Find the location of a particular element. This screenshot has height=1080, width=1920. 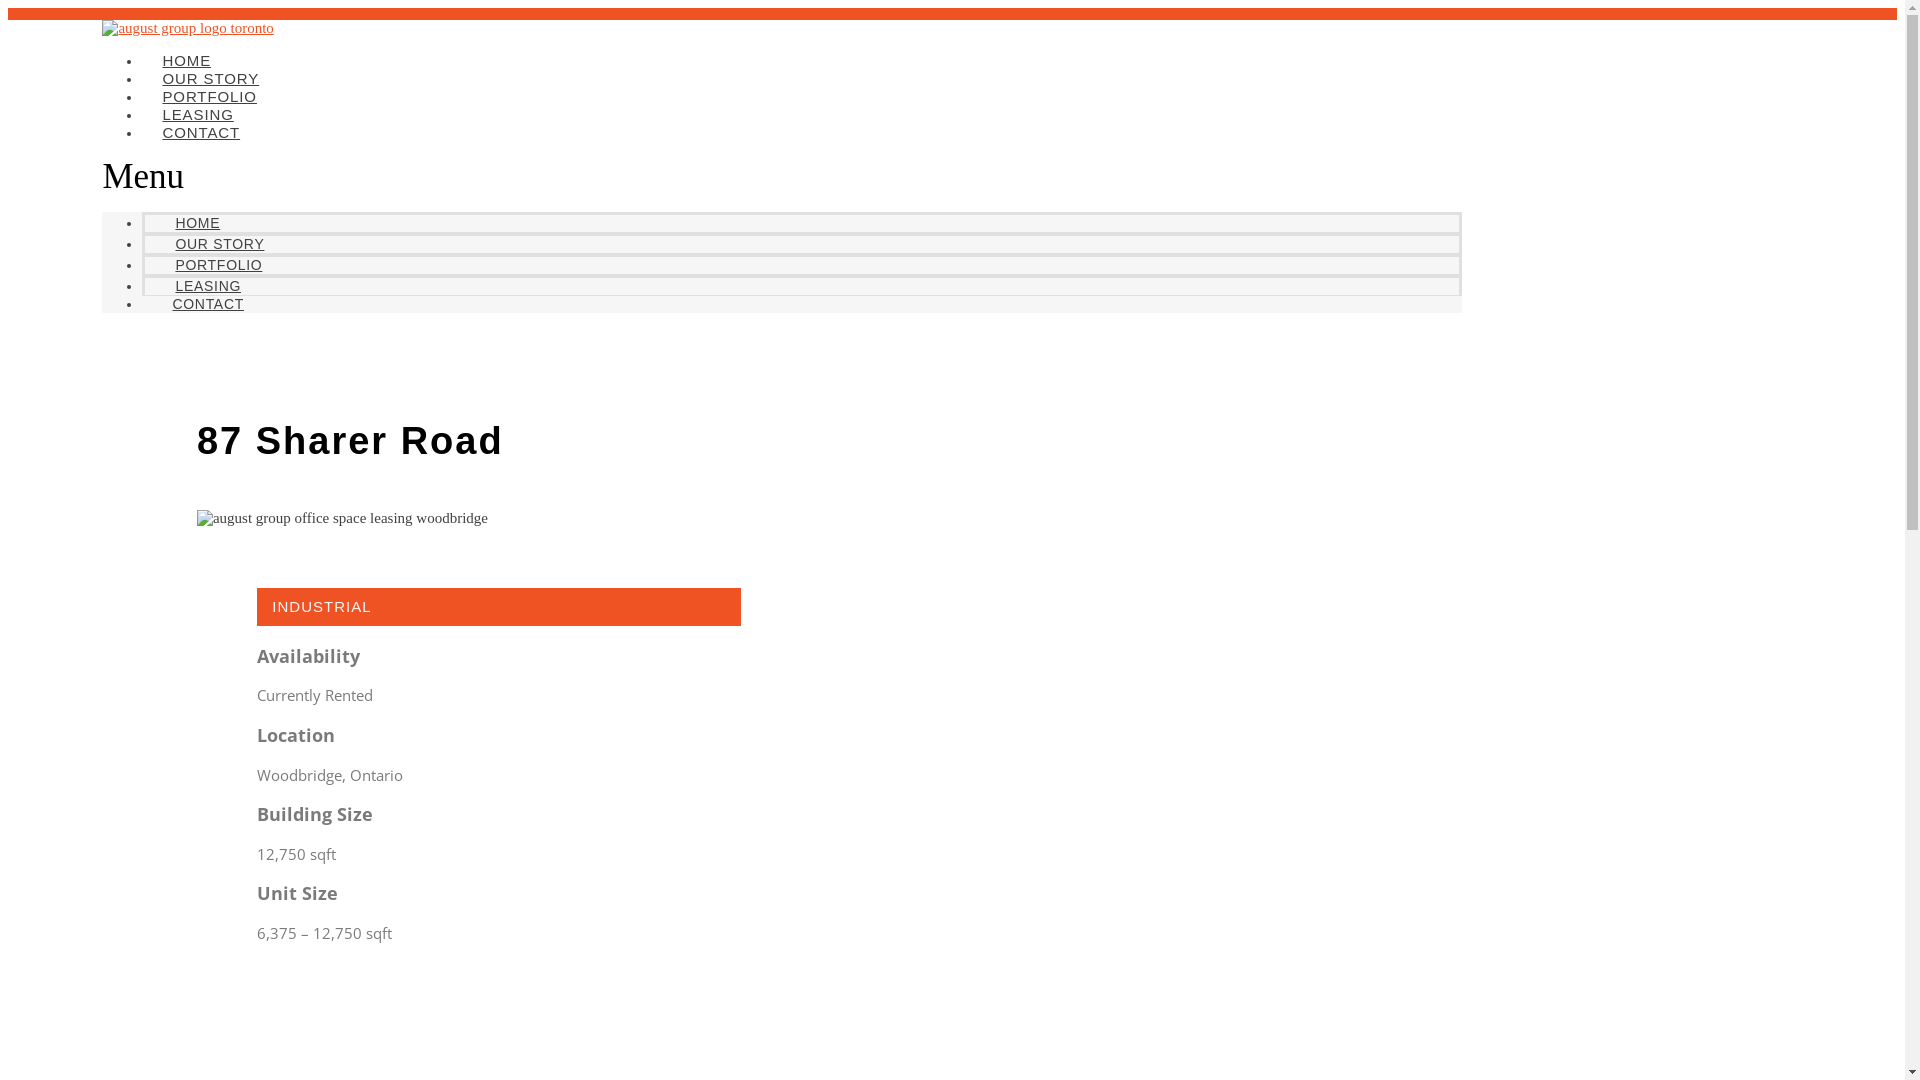

'PORTFOLIO' is located at coordinates (209, 96).